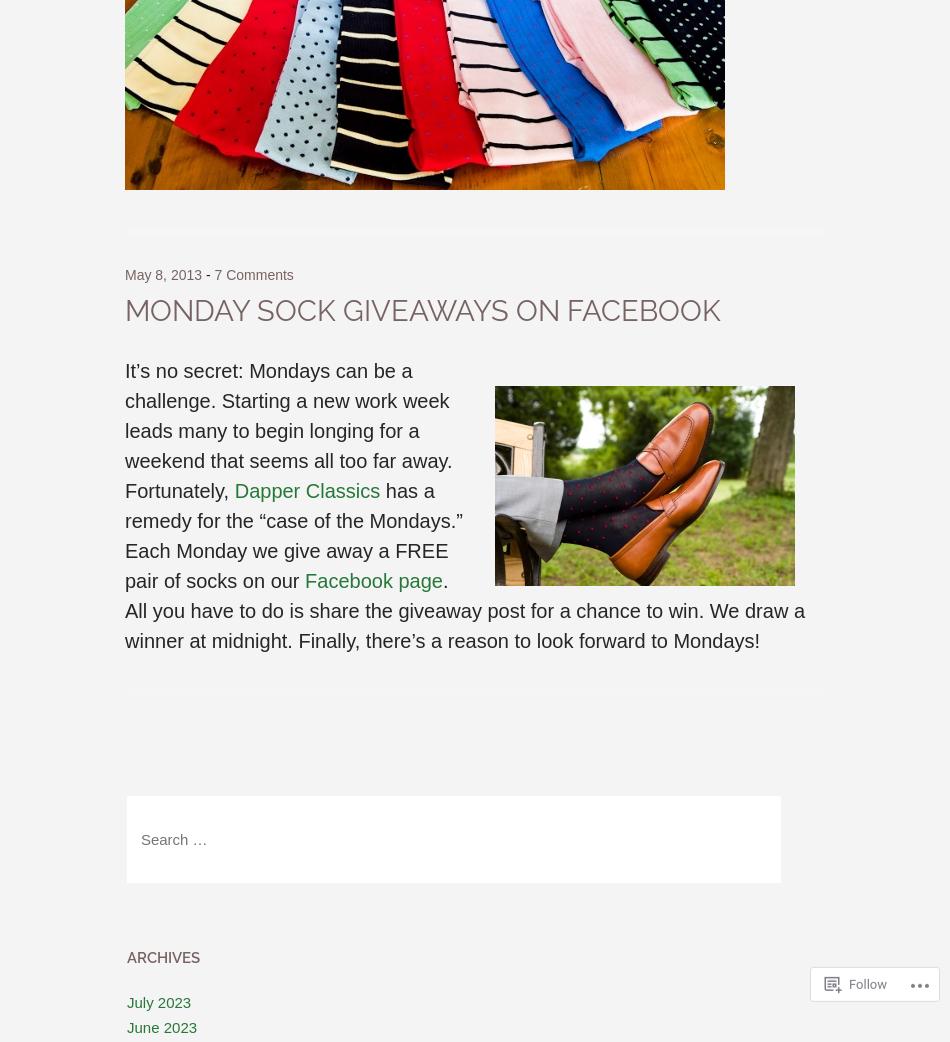  I want to click on 'May 8, 2013', so click(163, 274).